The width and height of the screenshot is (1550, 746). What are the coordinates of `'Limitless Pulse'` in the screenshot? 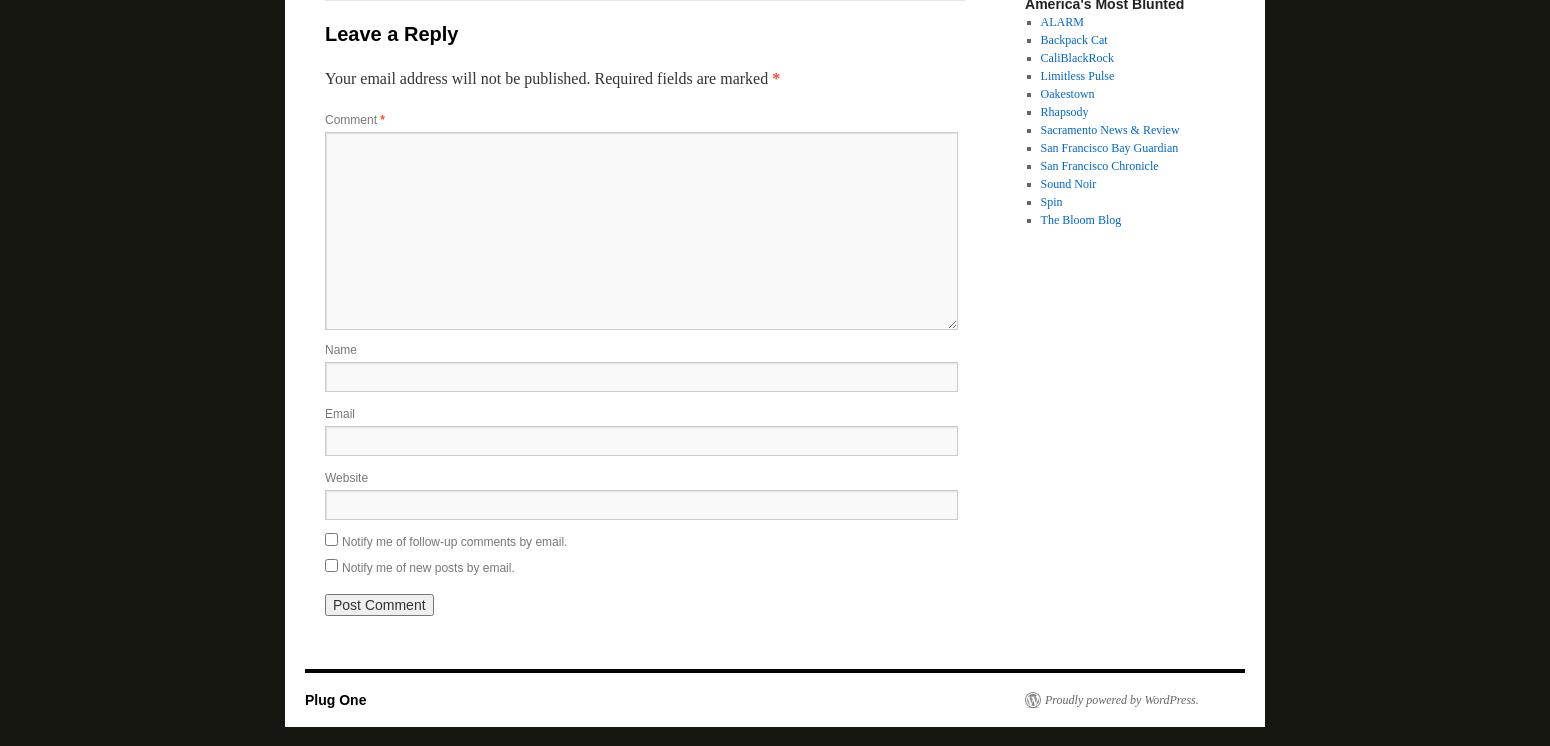 It's located at (1076, 76).